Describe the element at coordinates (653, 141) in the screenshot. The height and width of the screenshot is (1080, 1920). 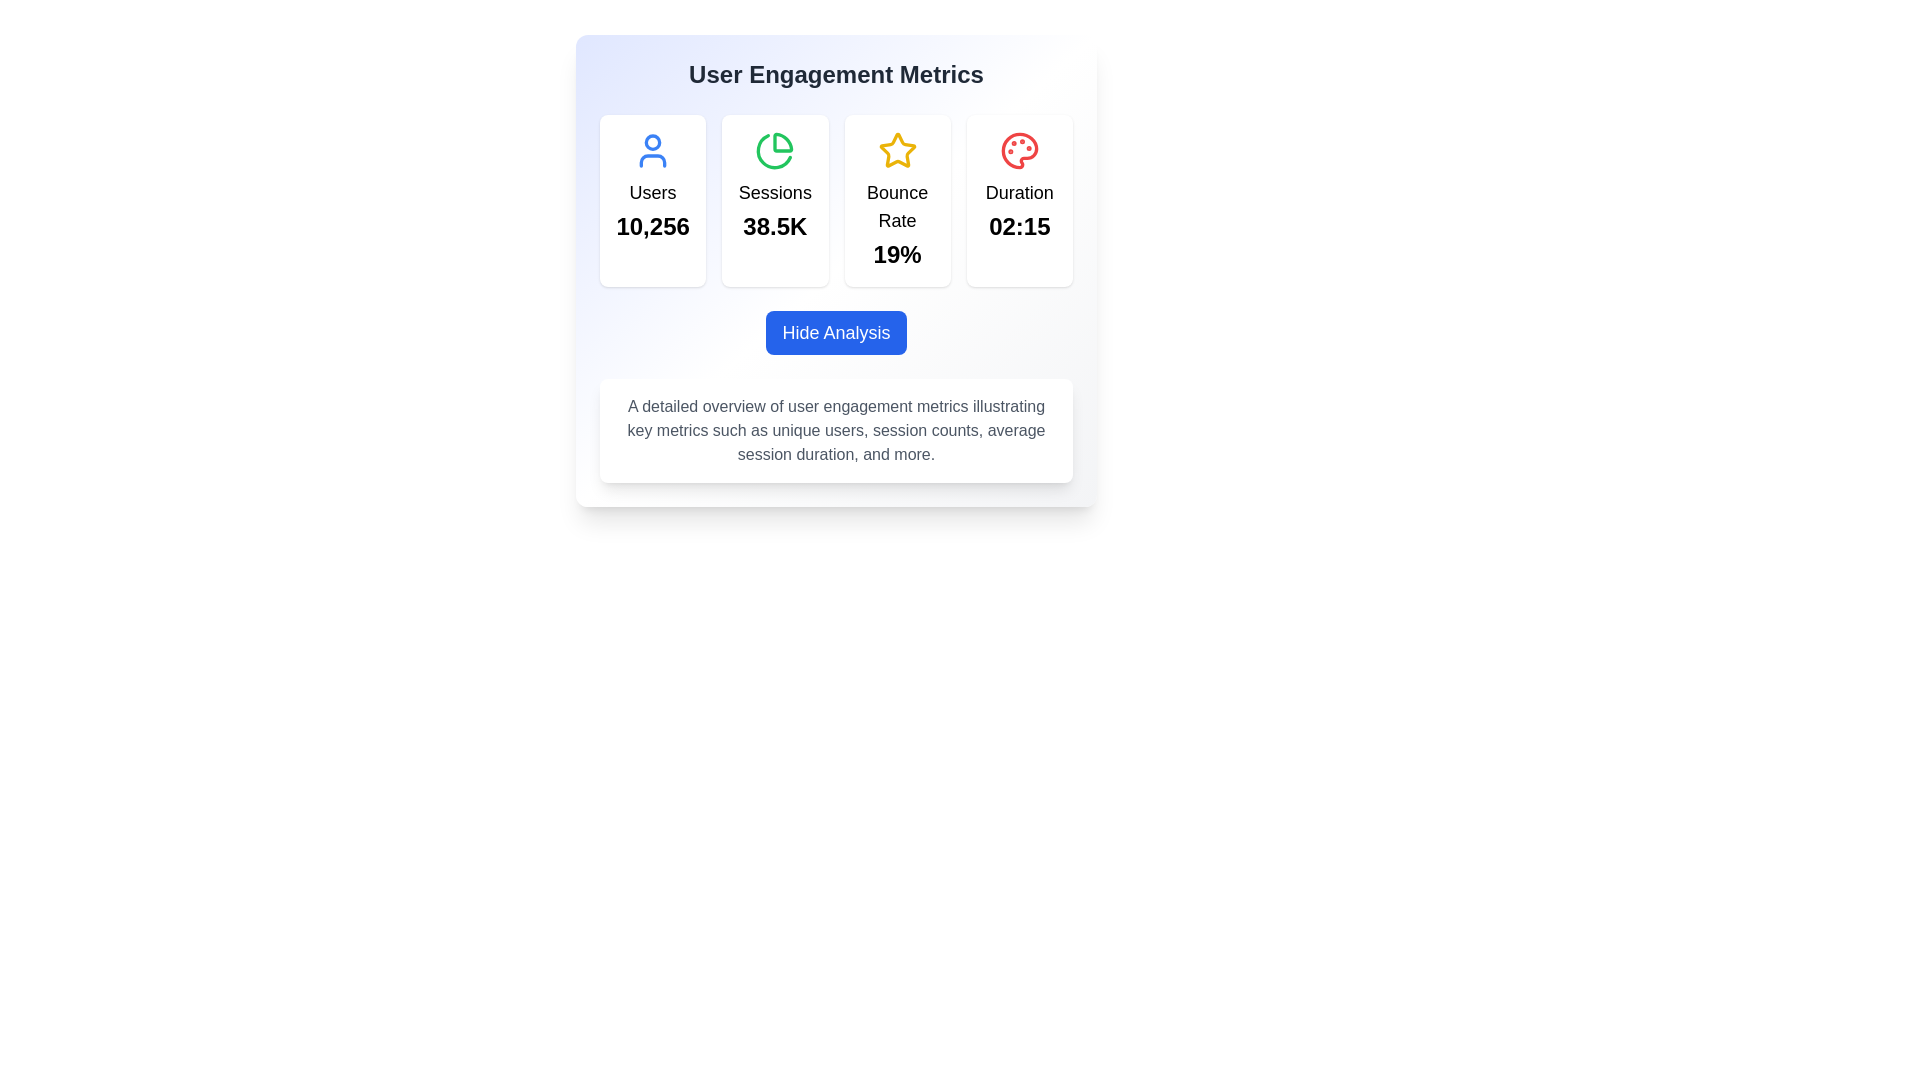
I see `the circular part of the user icon located at the upper middle section of the metric card titled 'Users'` at that location.